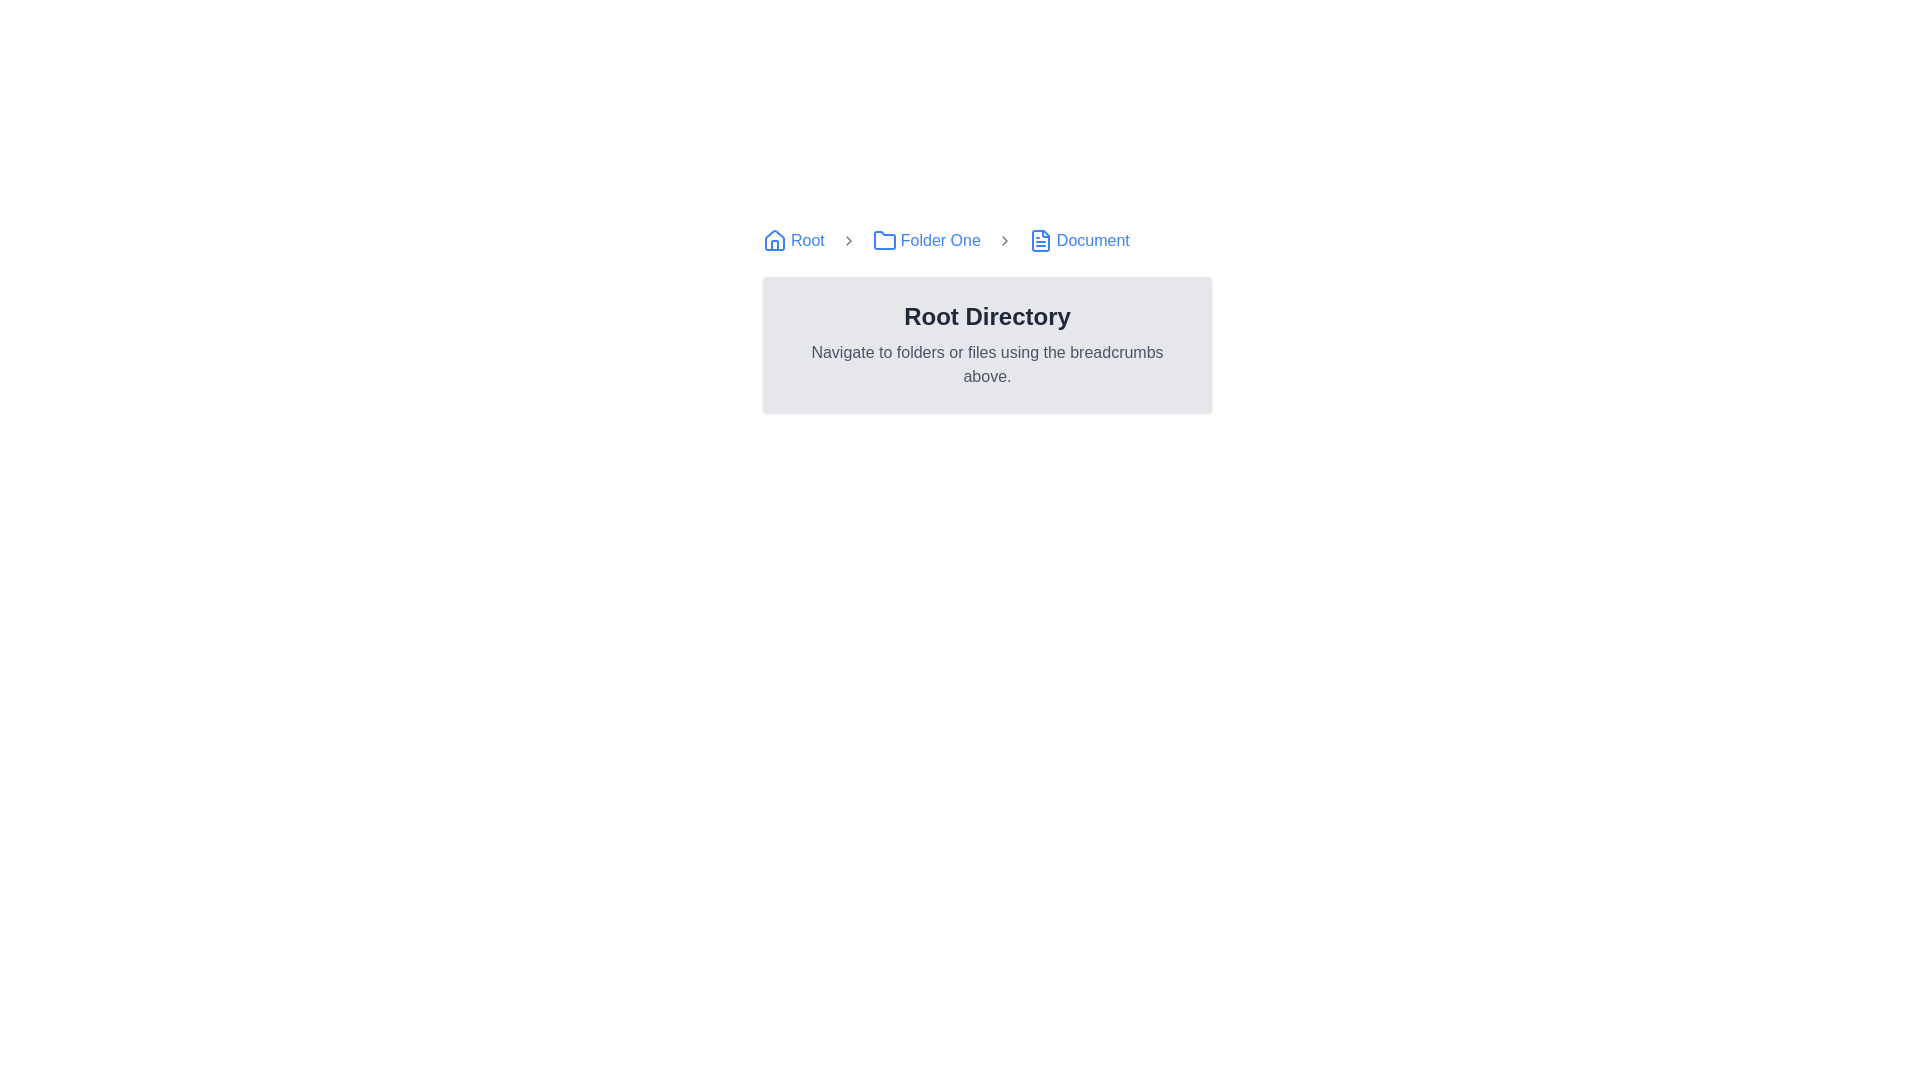 This screenshot has width=1920, height=1080. Describe the element at coordinates (848, 239) in the screenshot. I see `the breadcrumb separator icon located between the 'Root' text and the 'Folder One' text link` at that location.